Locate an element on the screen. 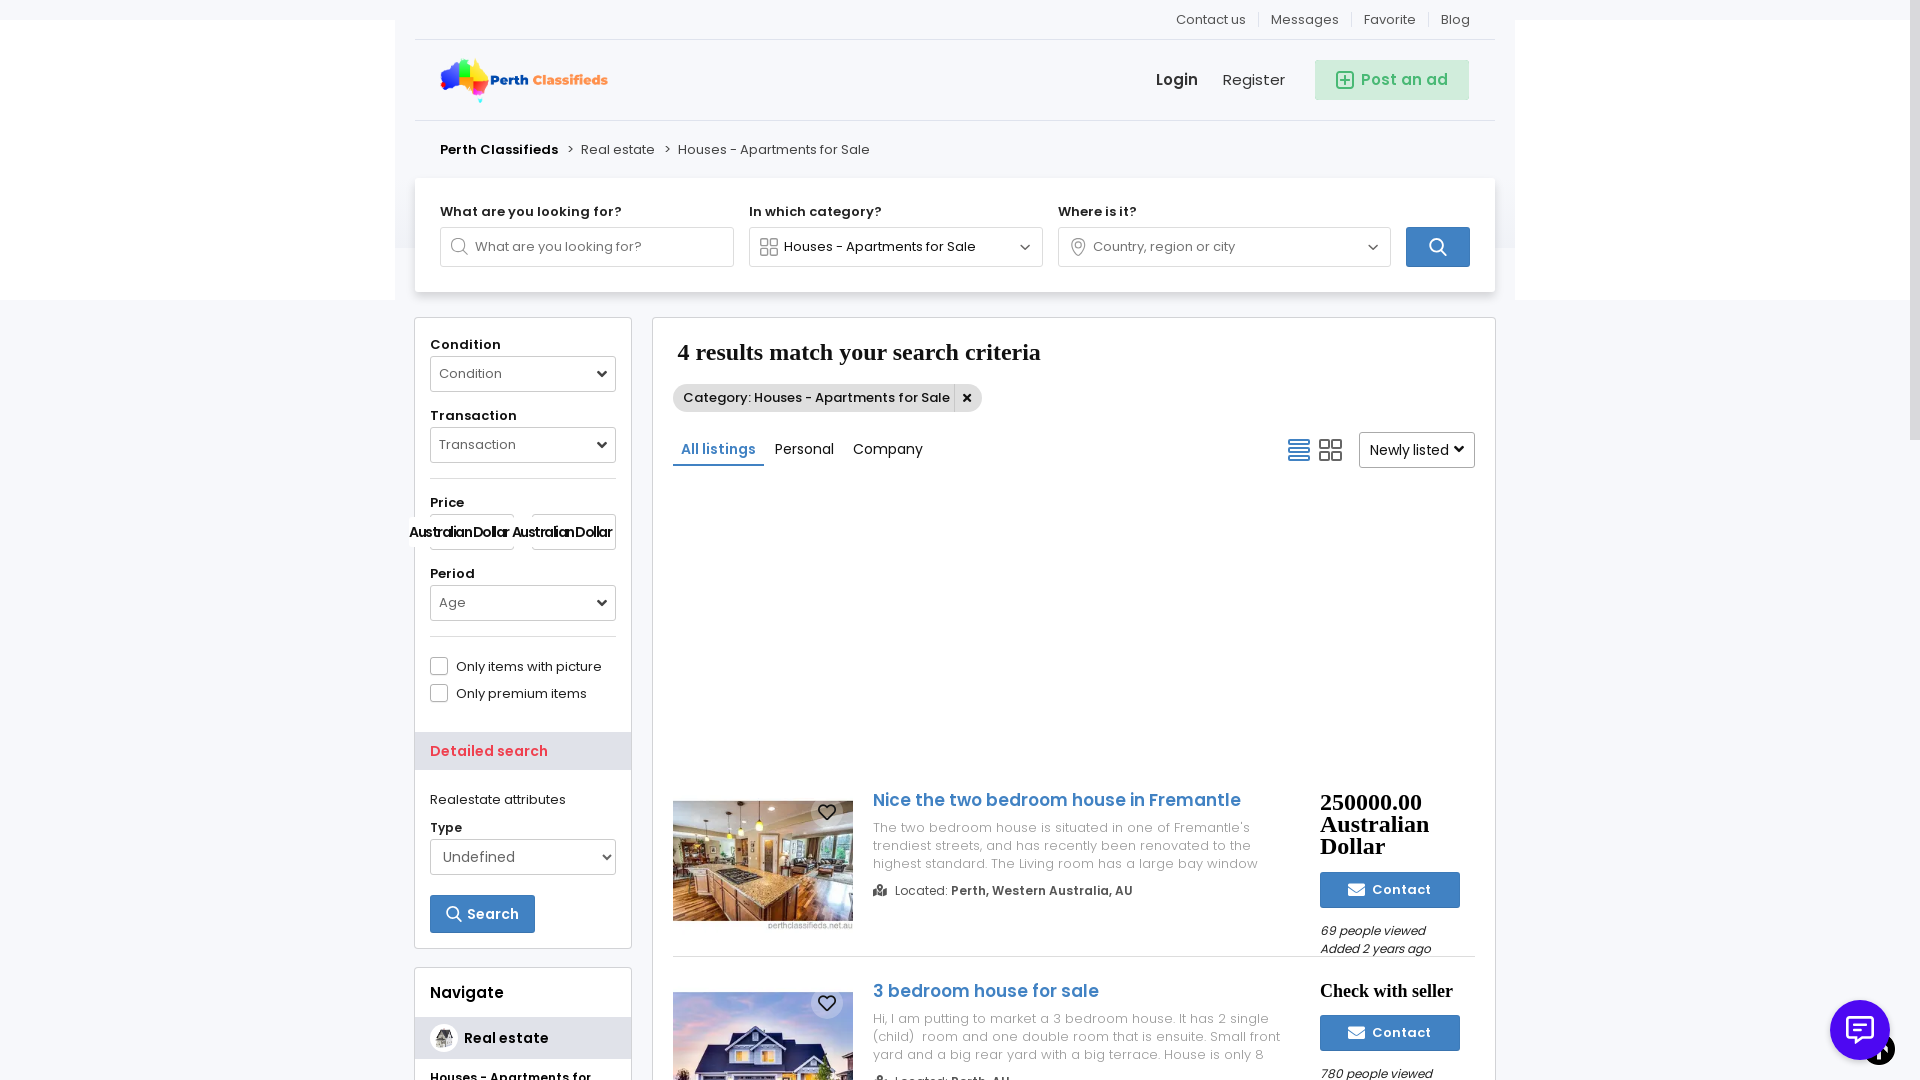 This screenshot has width=1920, height=1080. 'Contact us' is located at coordinates (1210, 19).